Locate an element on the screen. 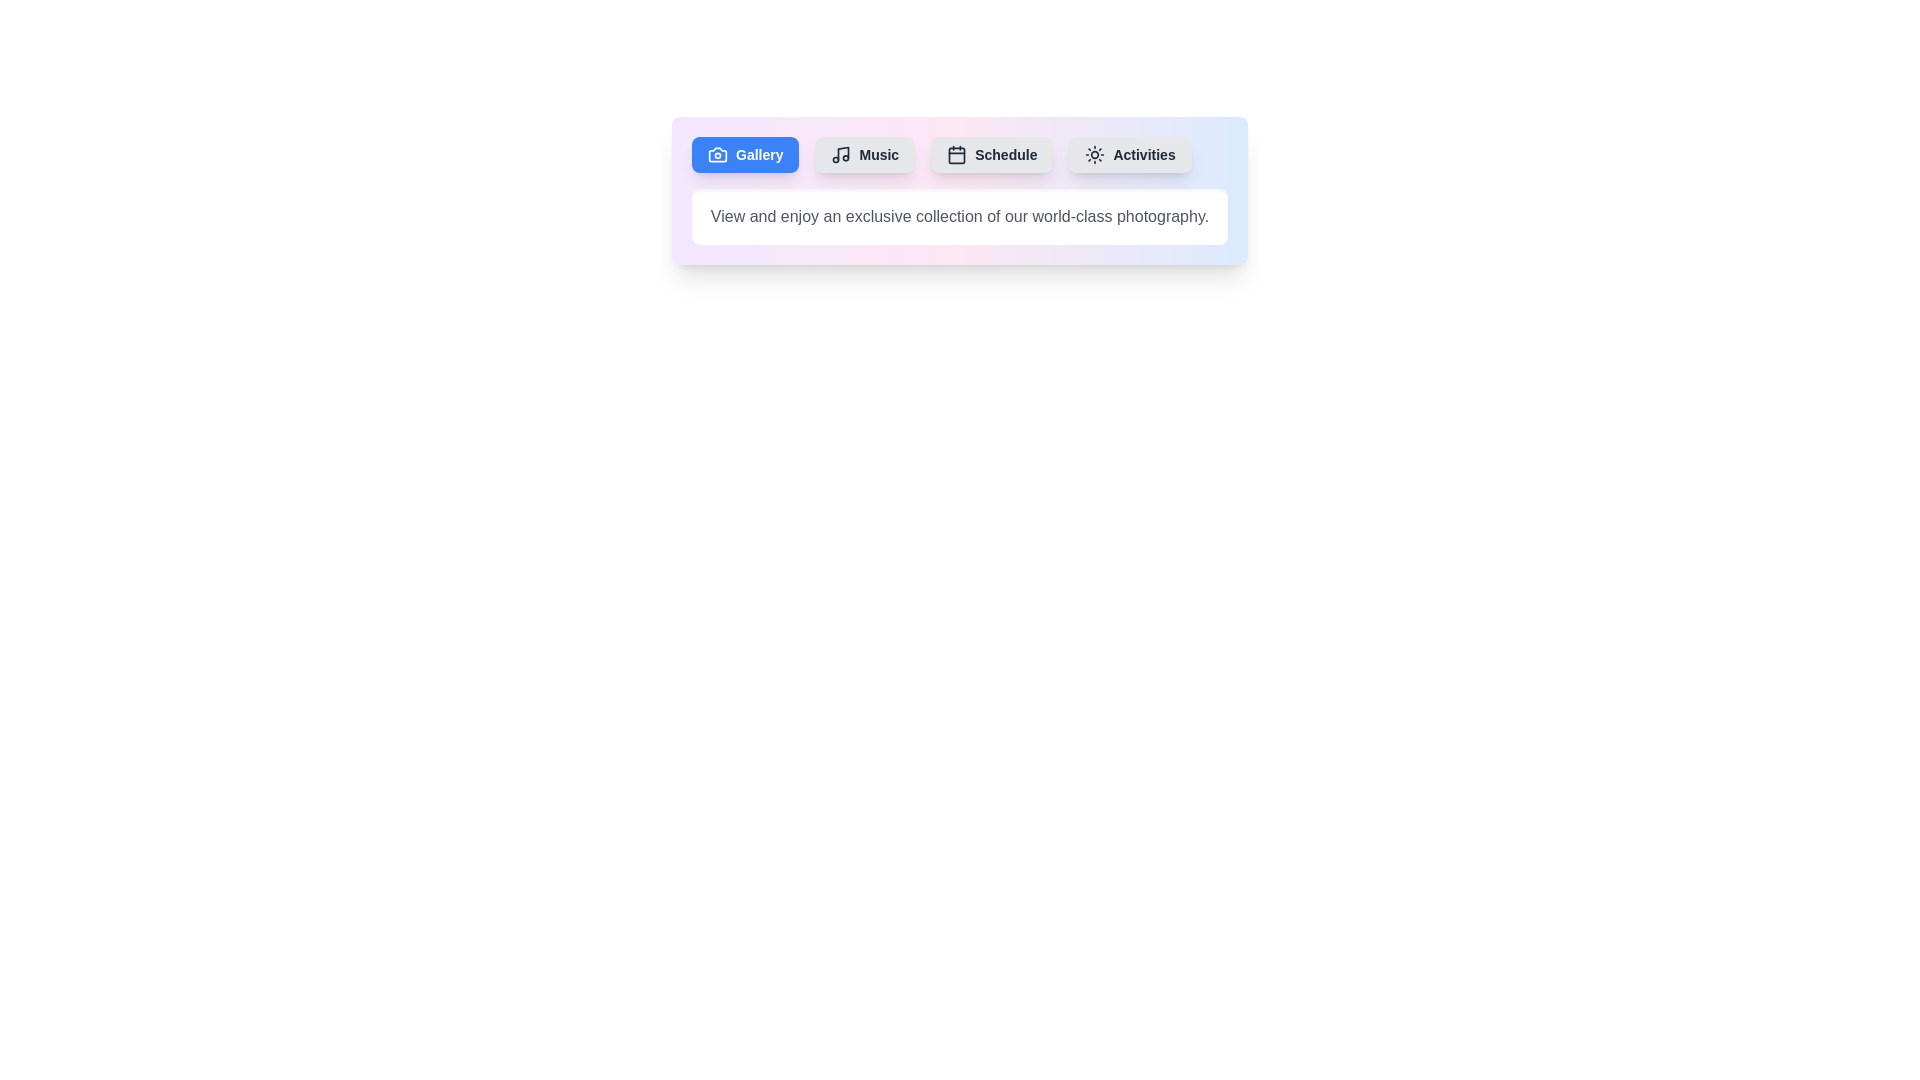 The width and height of the screenshot is (1920, 1080). the tab labeled Schedule is located at coordinates (992, 153).